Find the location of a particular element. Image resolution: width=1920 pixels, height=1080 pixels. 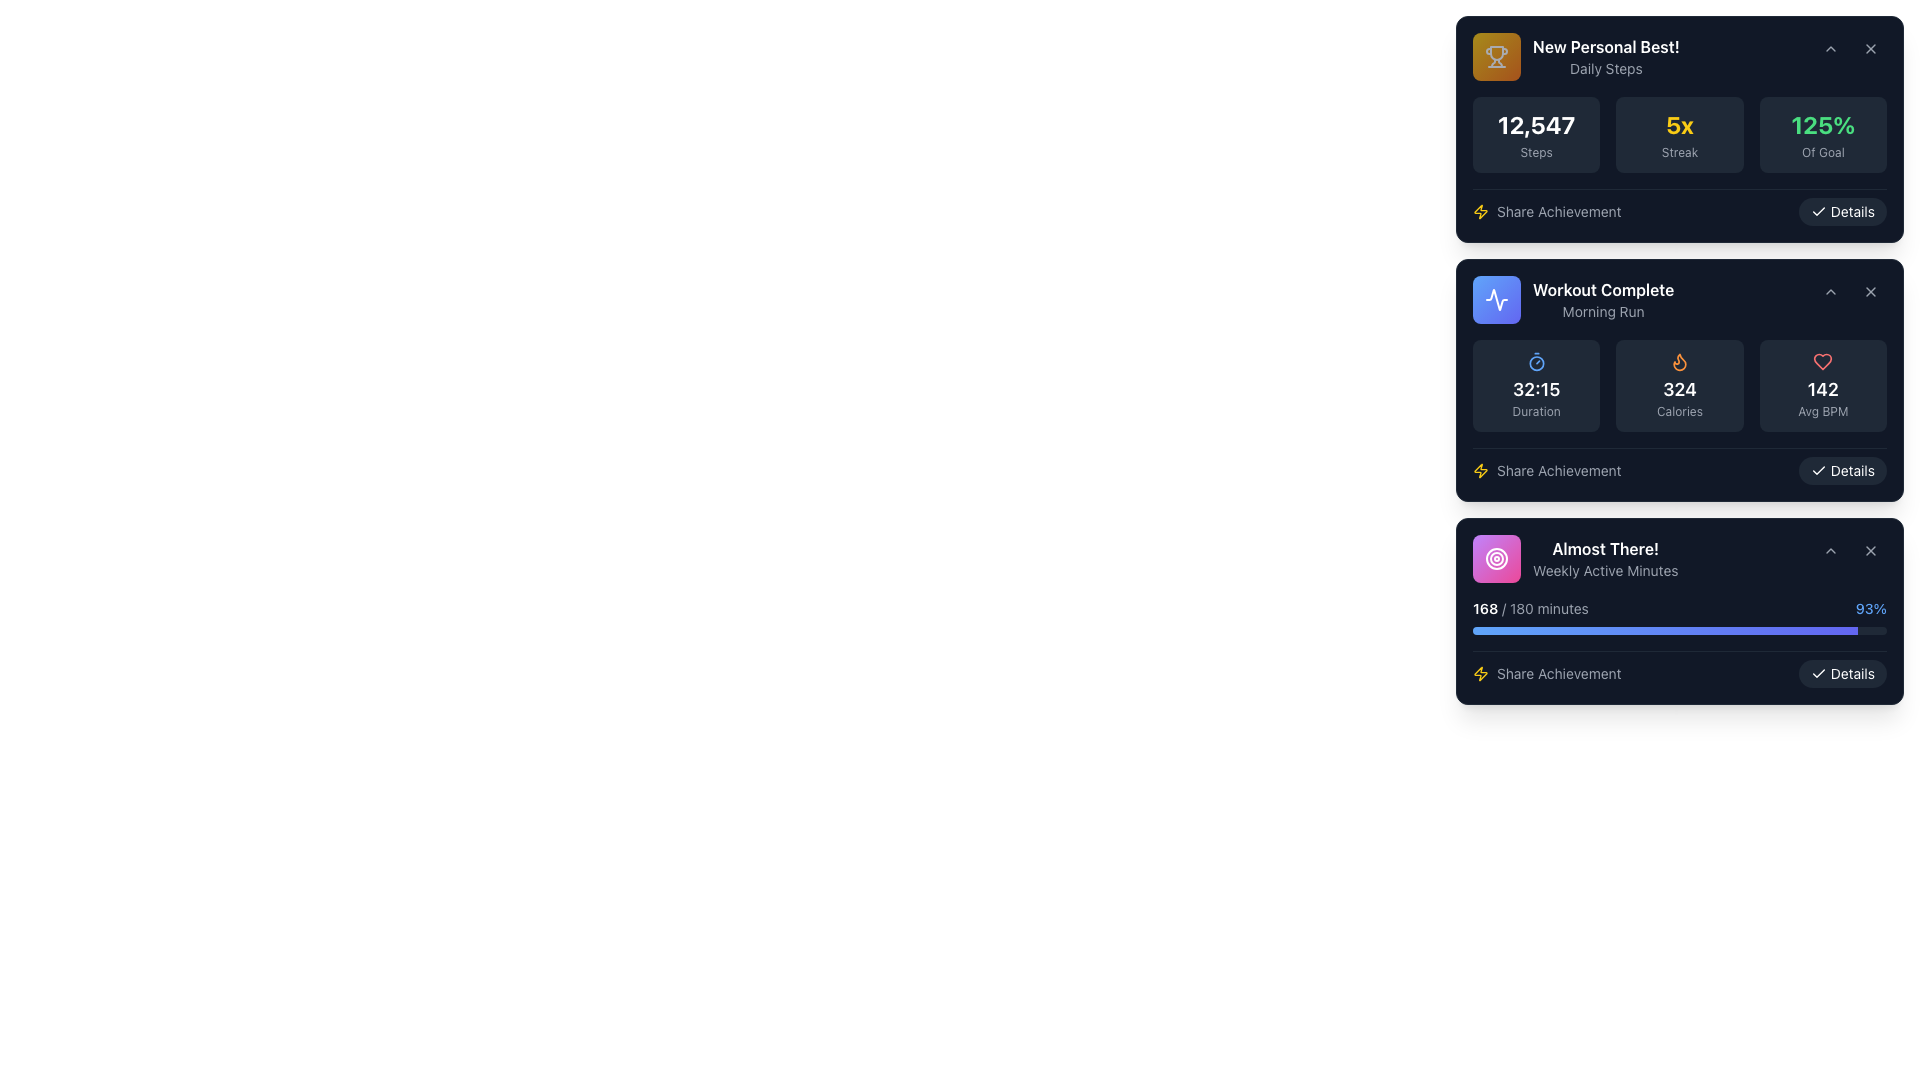

the share button located at the bottom-left of the 'Workout Complete' card is located at coordinates (1546, 470).